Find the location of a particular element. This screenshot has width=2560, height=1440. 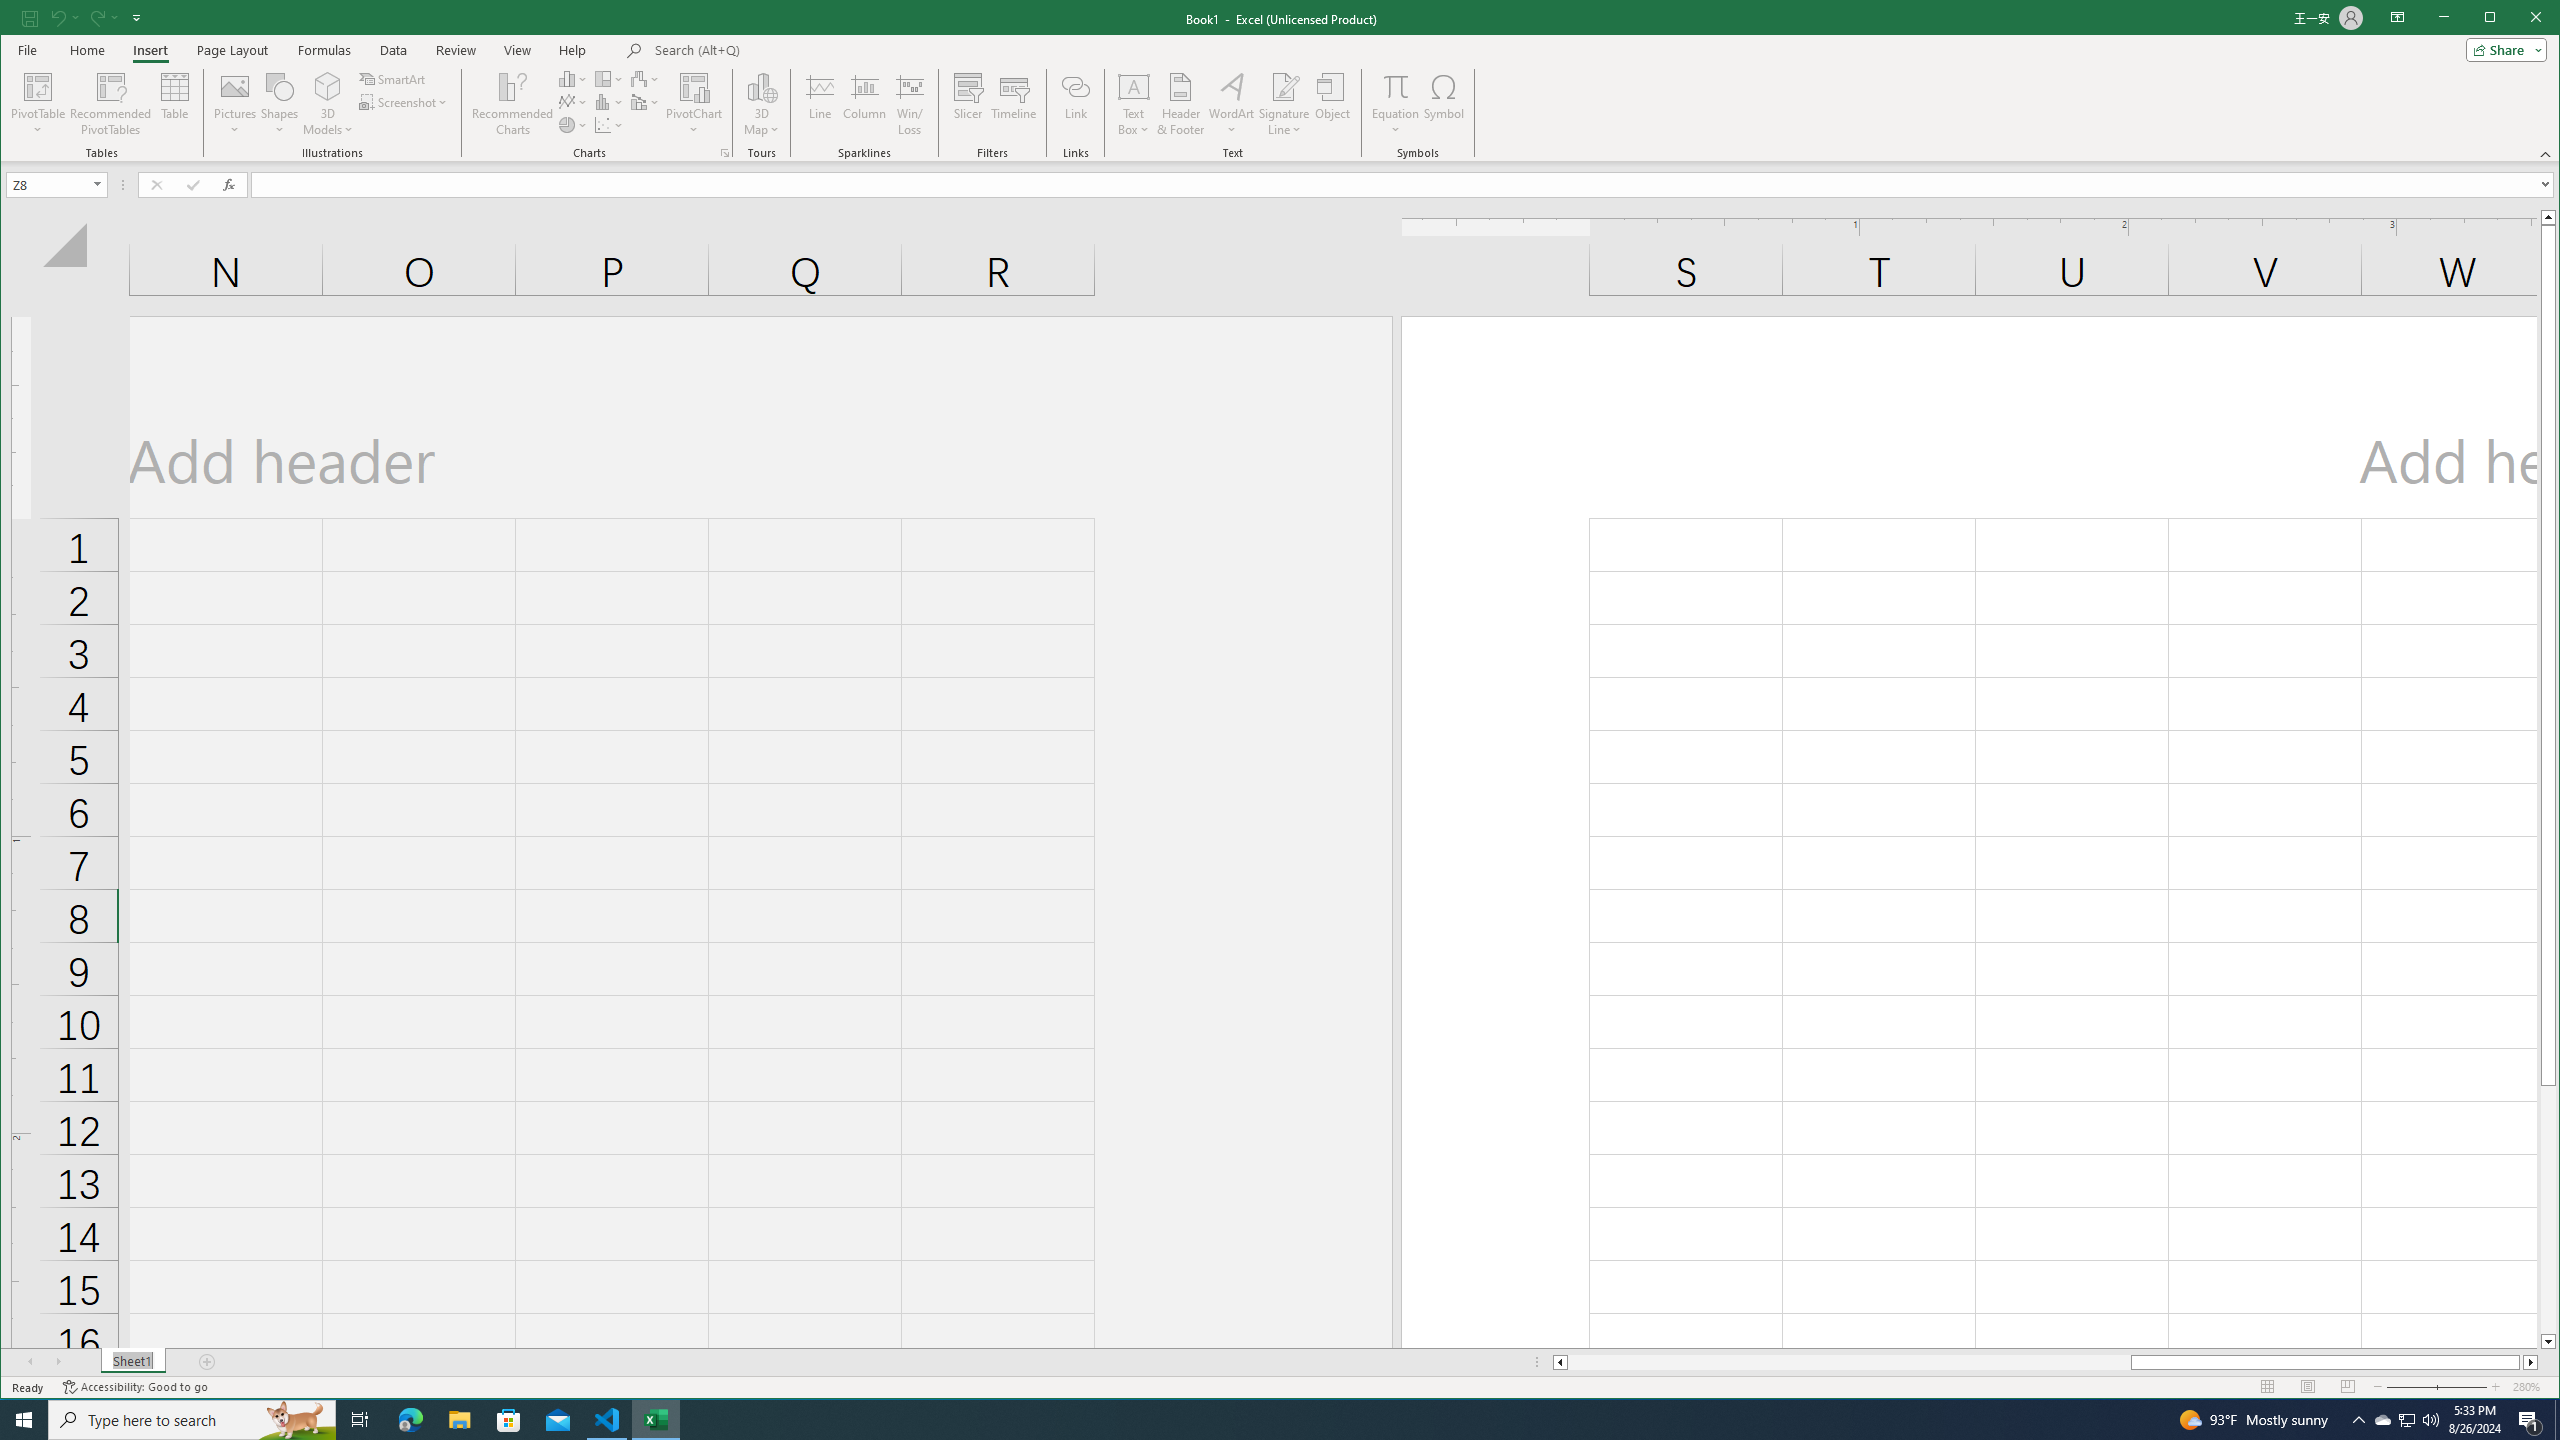

'Insert Waterfall, Funnel, Stock, Surface, or Radar Chart' is located at coordinates (644, 78).